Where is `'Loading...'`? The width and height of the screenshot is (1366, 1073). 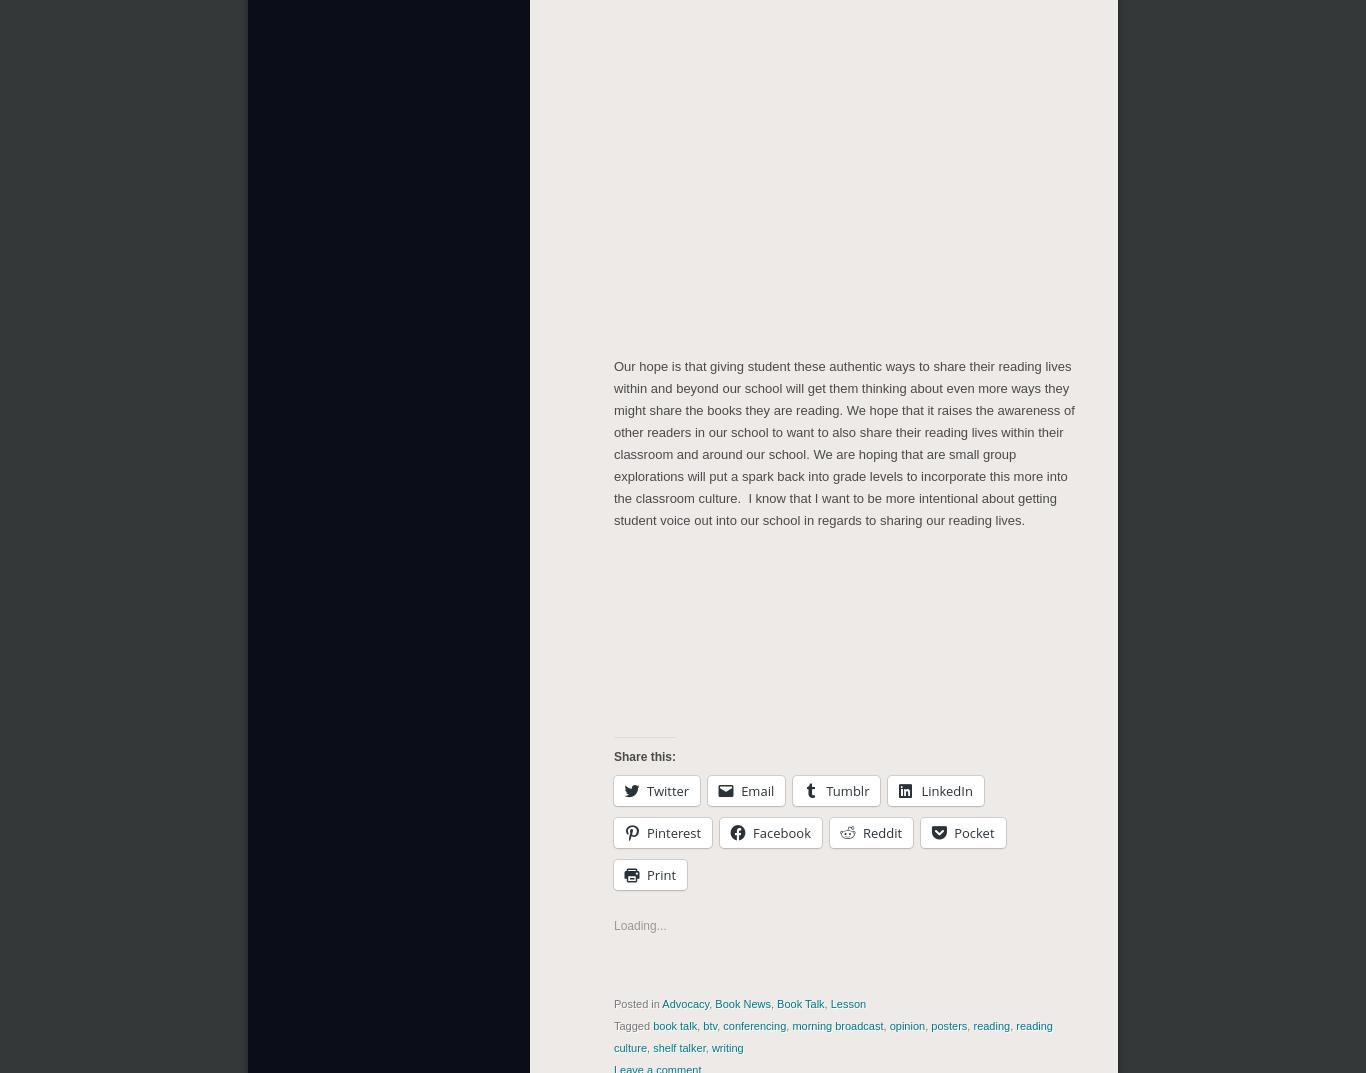
'Loading...' is located at coordinates (638, 925).